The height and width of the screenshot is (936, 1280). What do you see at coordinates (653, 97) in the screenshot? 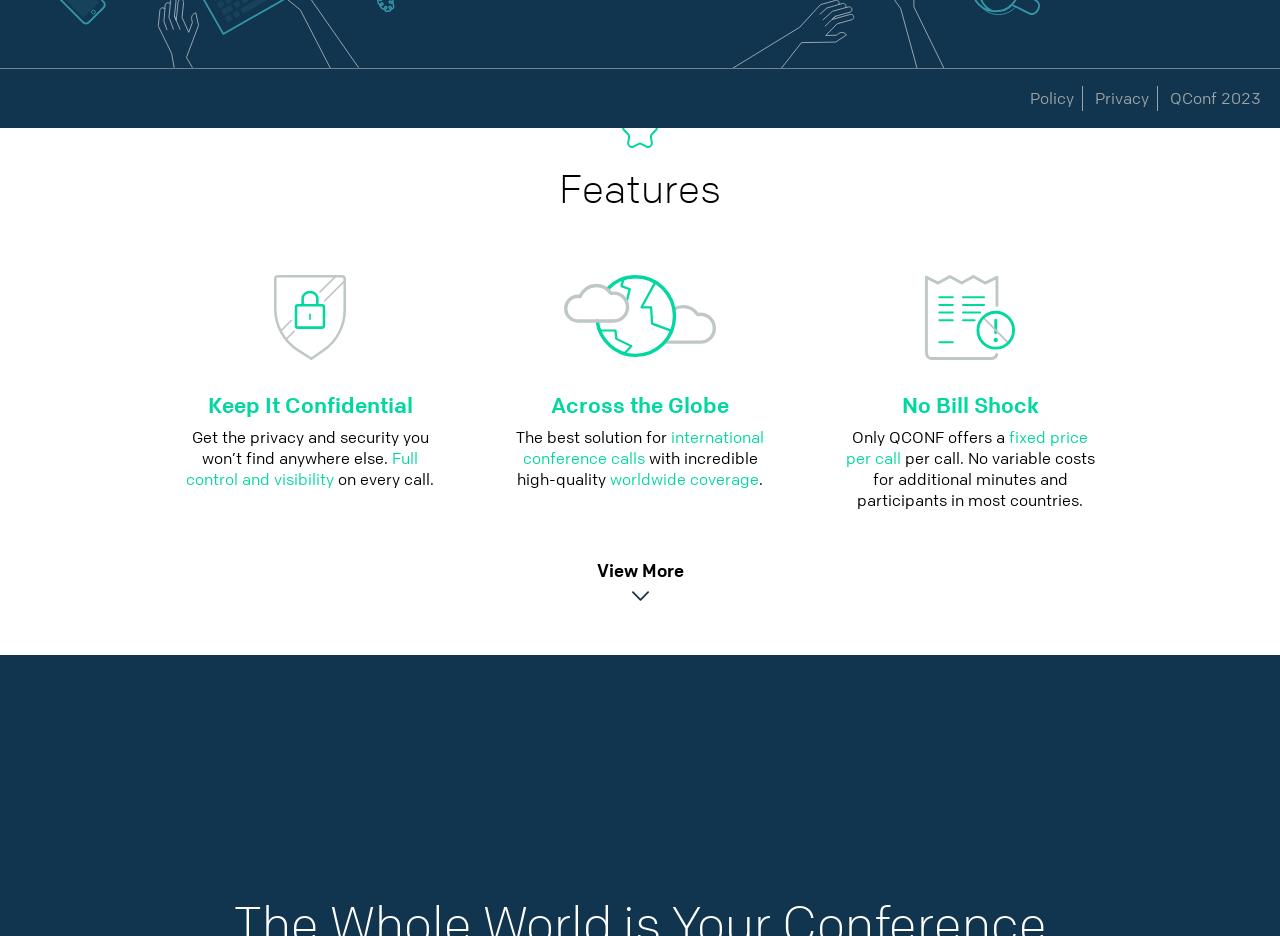
I see `'Contact'` at bounding box center [653, 97].